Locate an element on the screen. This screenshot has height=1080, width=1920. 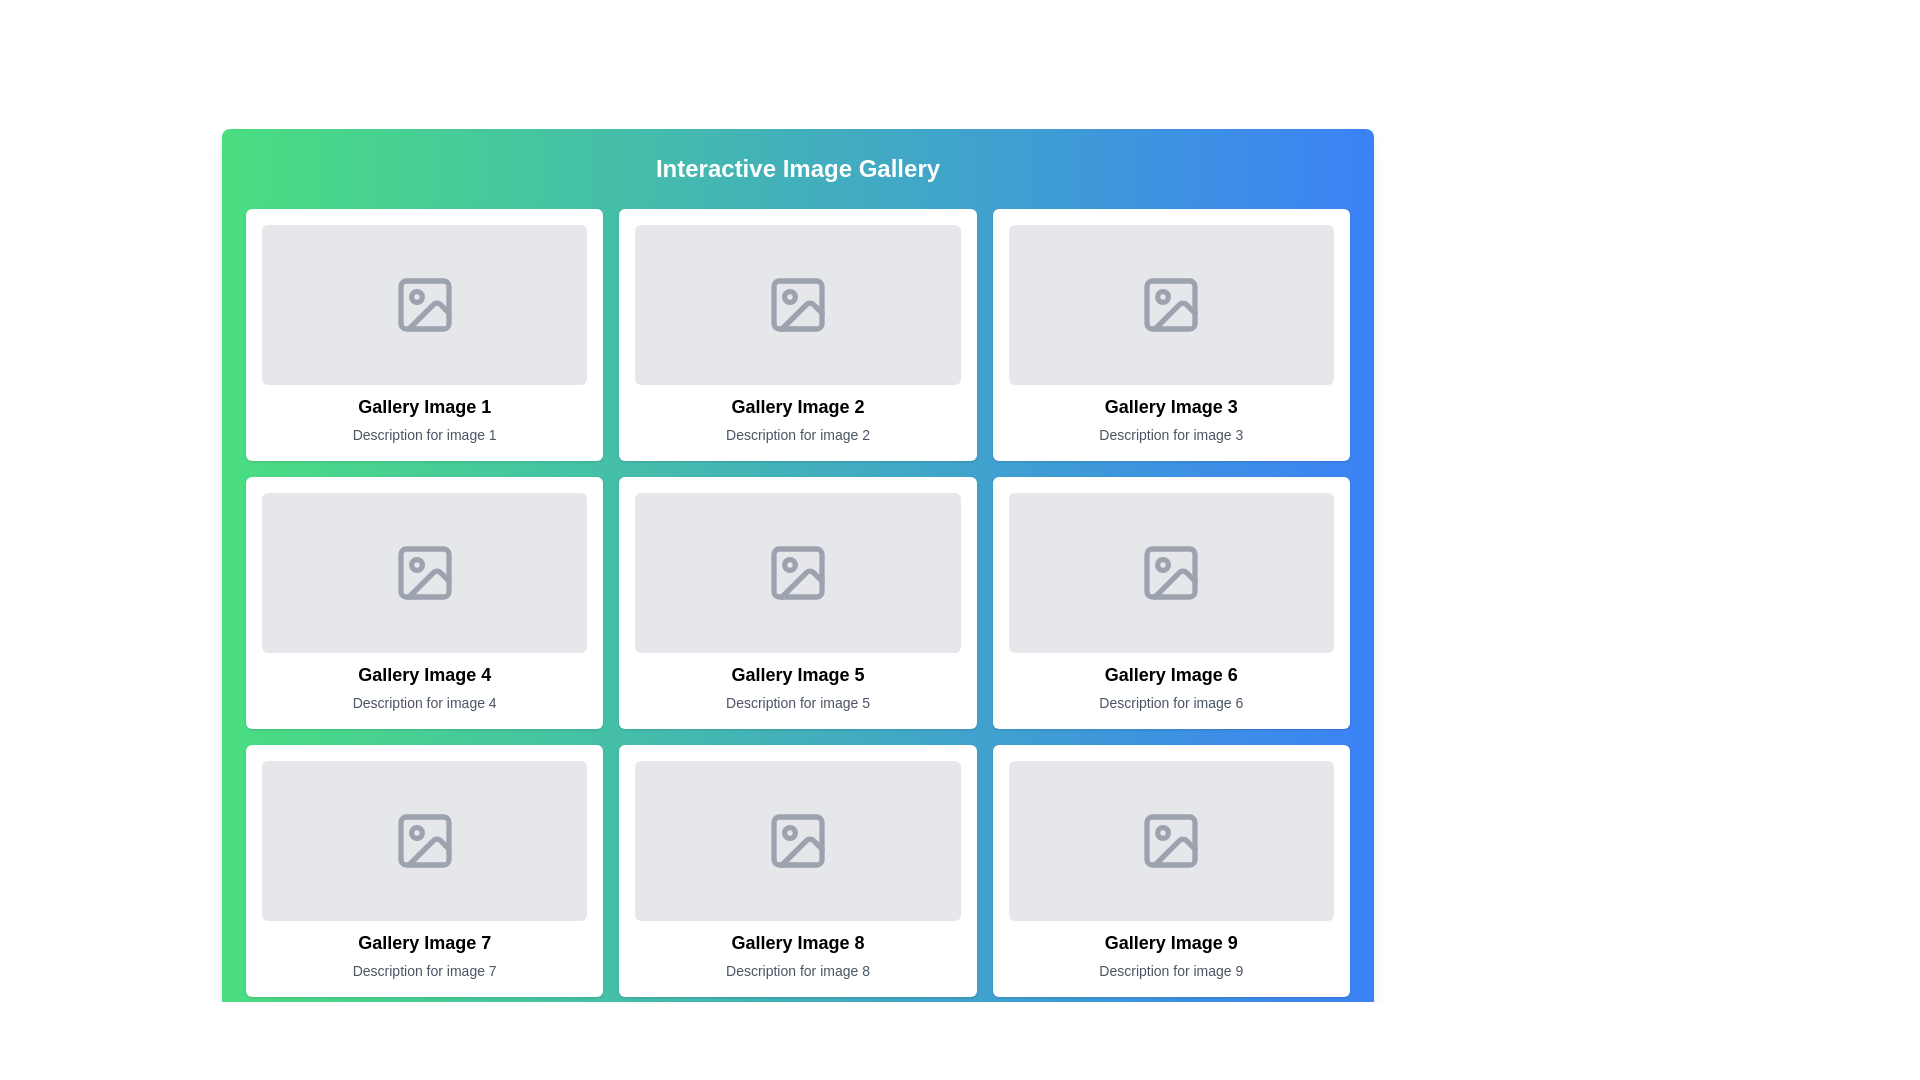
the text label styled in small gray font that reads 'Description for image 9', located beneath the 'Gallery Image 9' title in the ninth box of a 3x3 grid layout is located at coordinates (1171, 970).